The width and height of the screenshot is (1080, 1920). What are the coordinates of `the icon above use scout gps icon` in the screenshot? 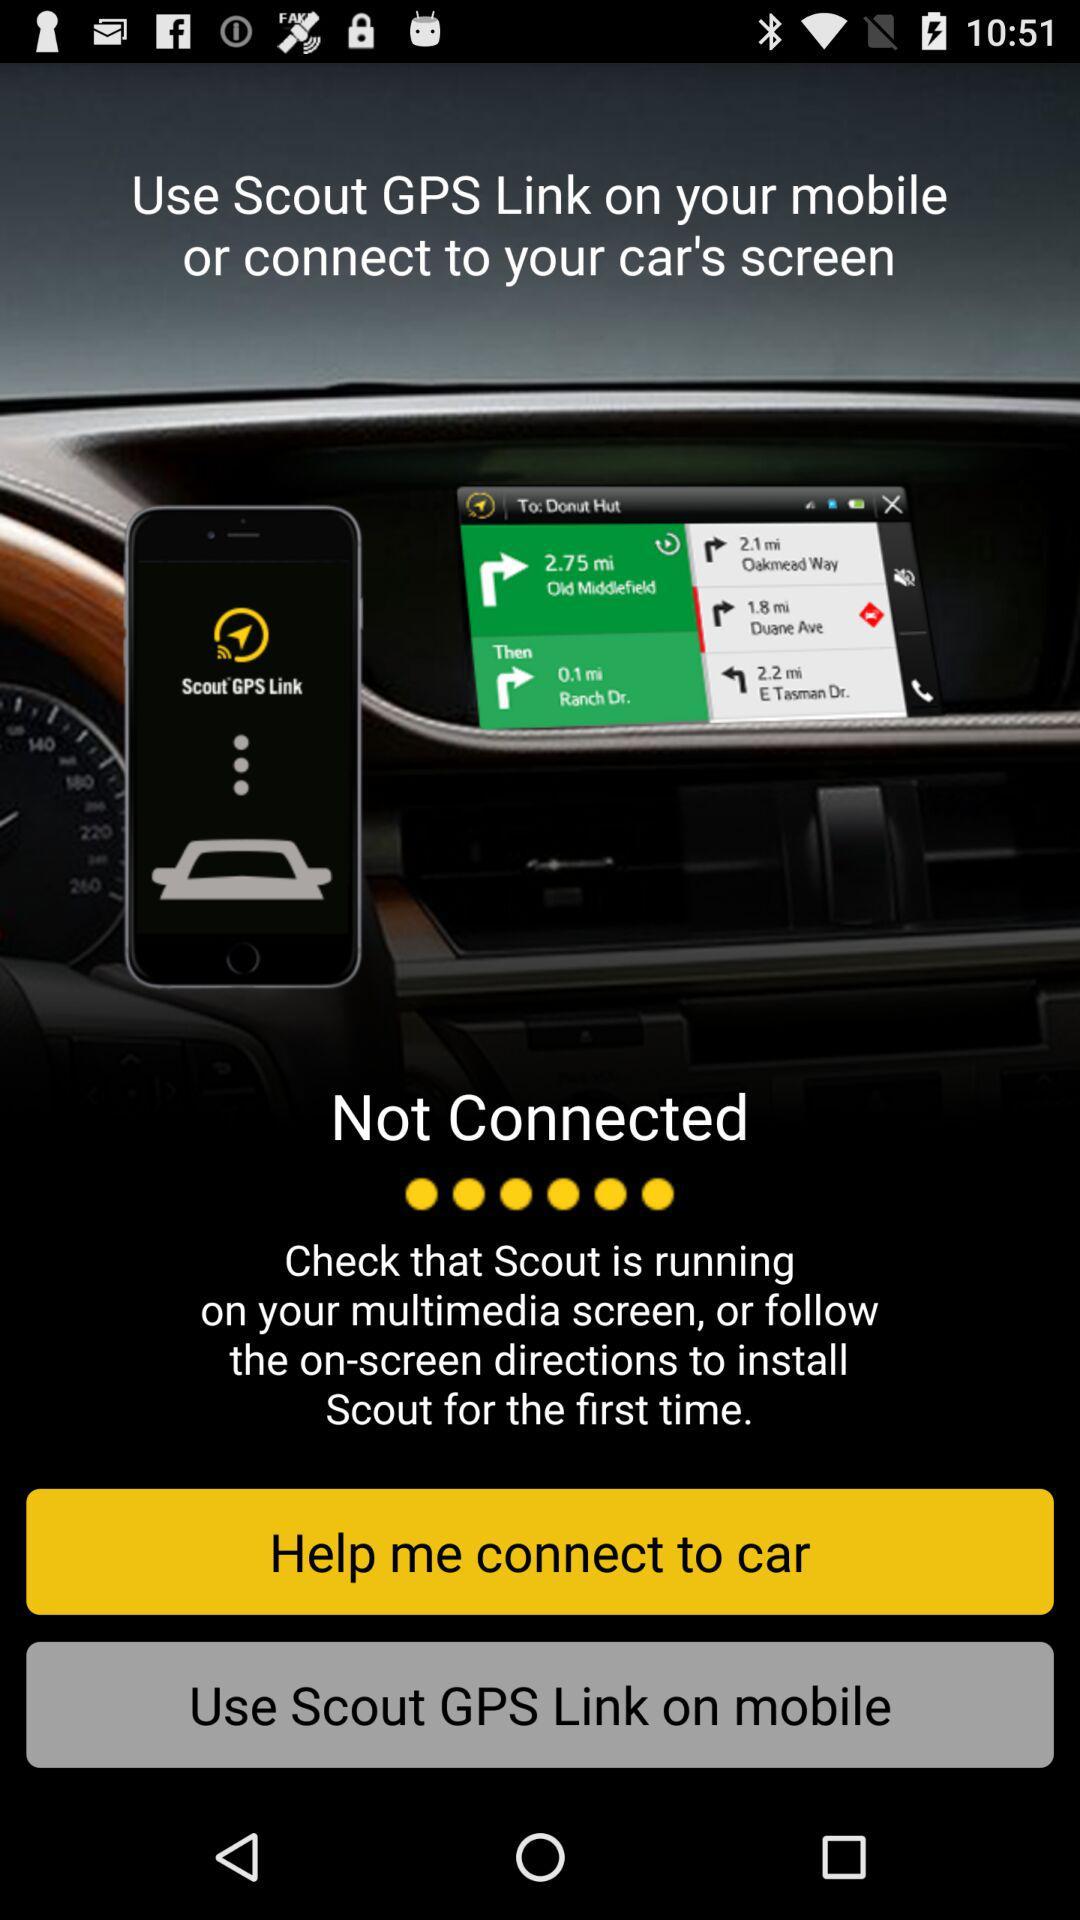 It's located at (540, 1550).